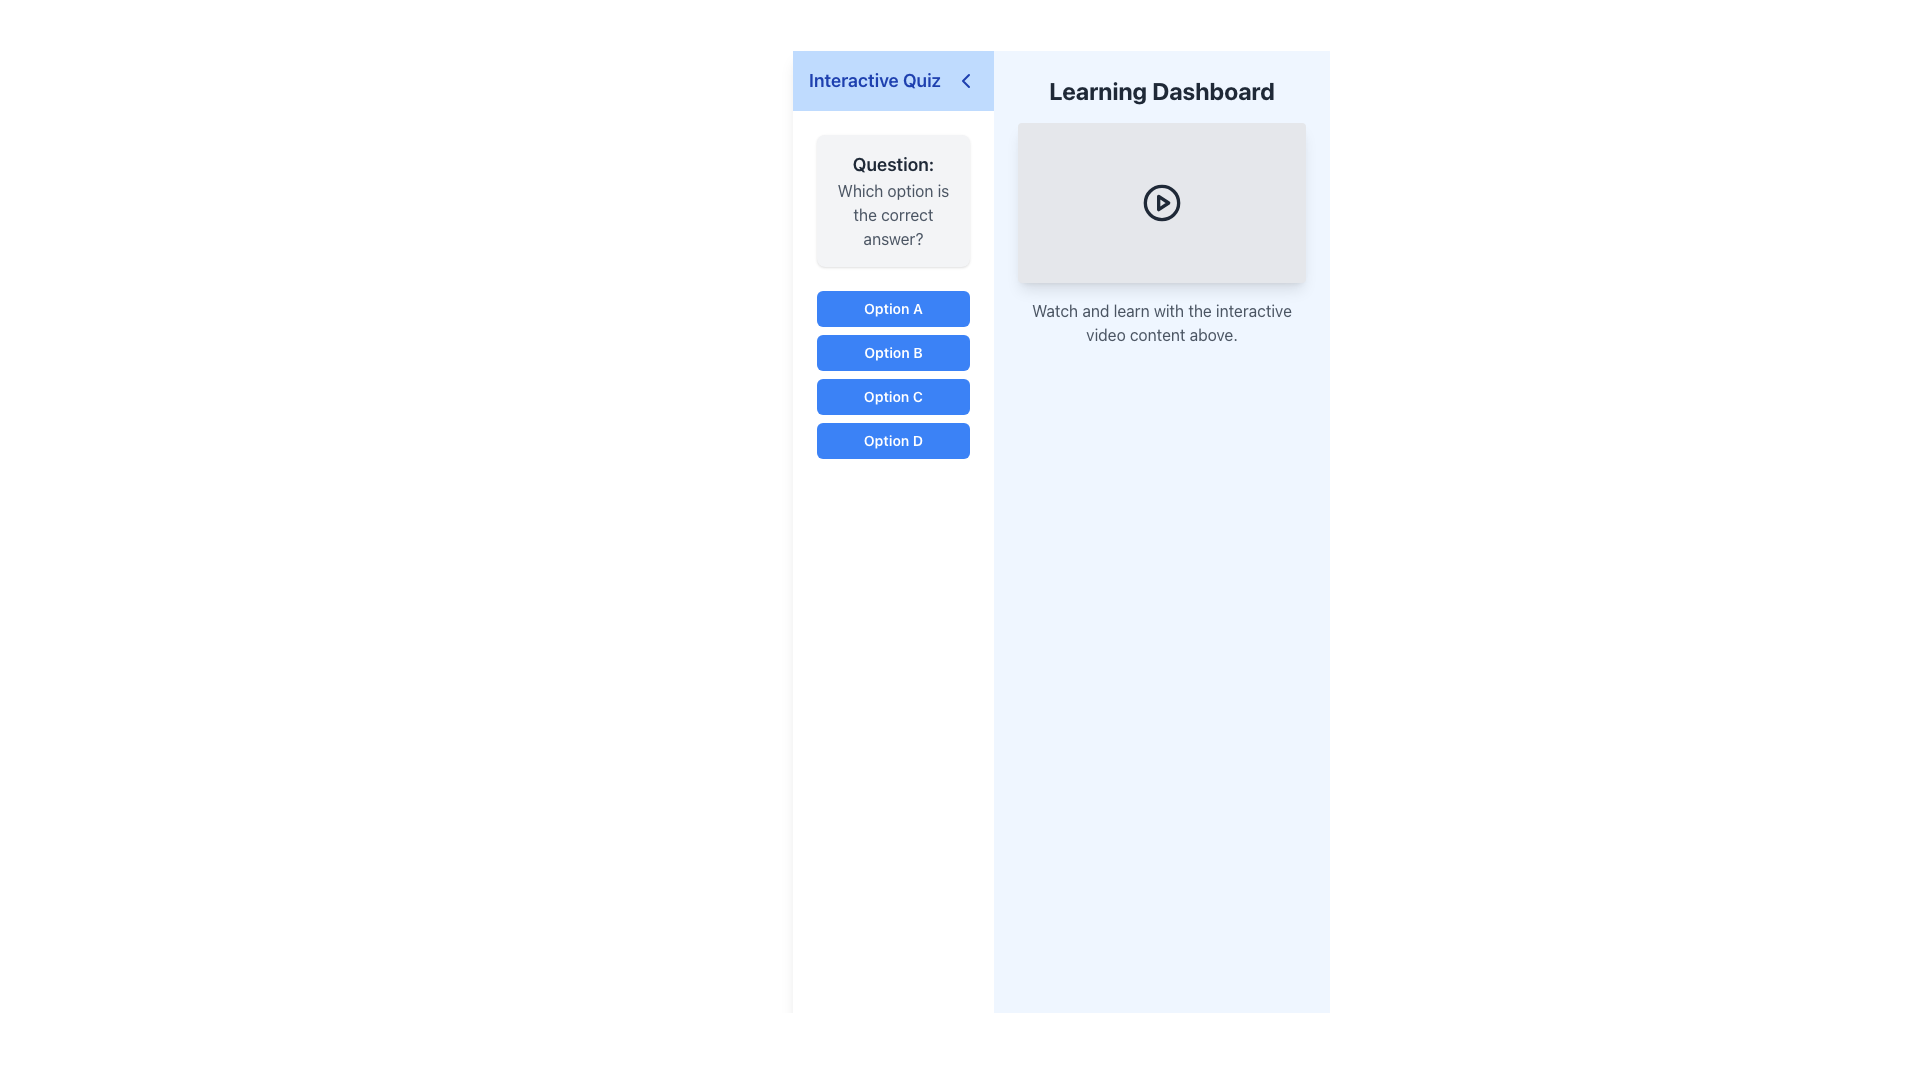  I want to click on instructional text label located beneath the interactive video content in the 'Learning Dashboard' section, so click(1161, 322).